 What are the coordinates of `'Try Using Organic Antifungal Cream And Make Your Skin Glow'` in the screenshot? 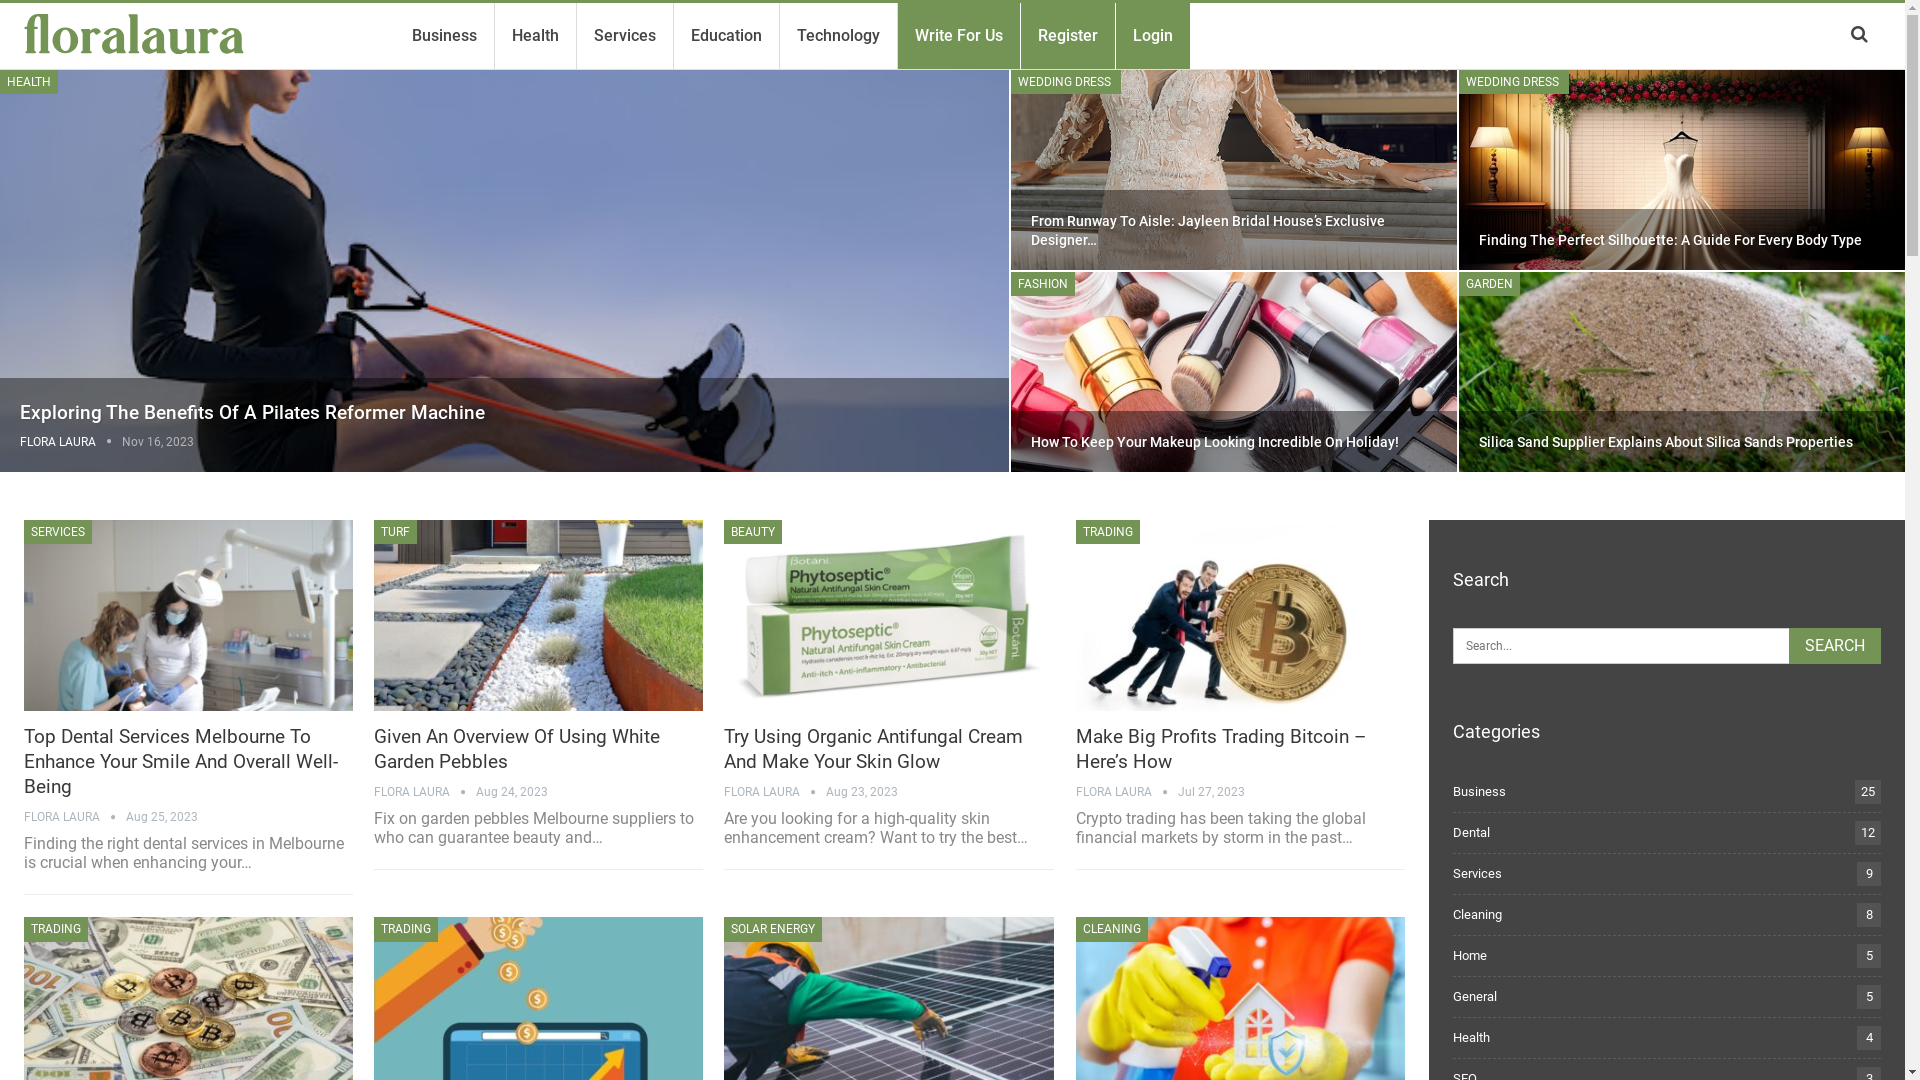 It's located at (887, 614).